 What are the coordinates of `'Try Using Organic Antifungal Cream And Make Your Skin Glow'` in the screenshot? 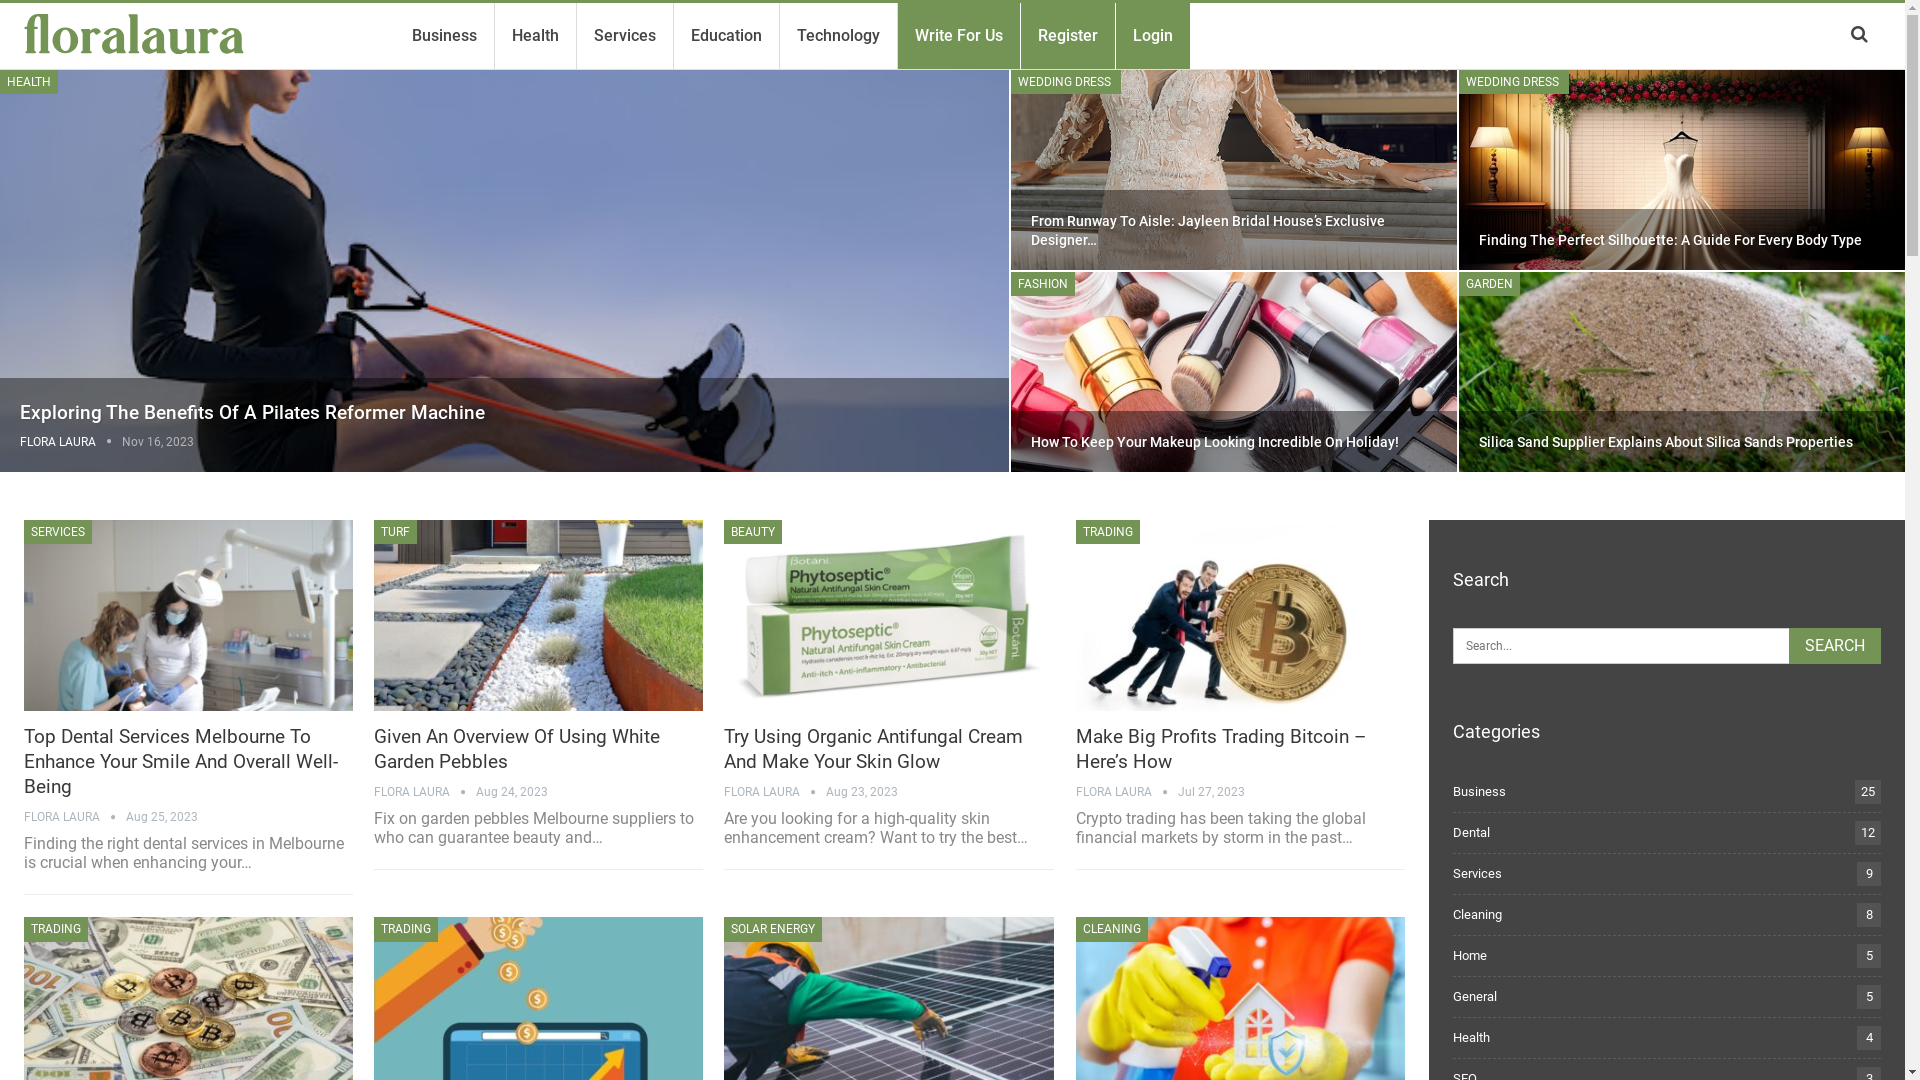 It's located at (887, 614).